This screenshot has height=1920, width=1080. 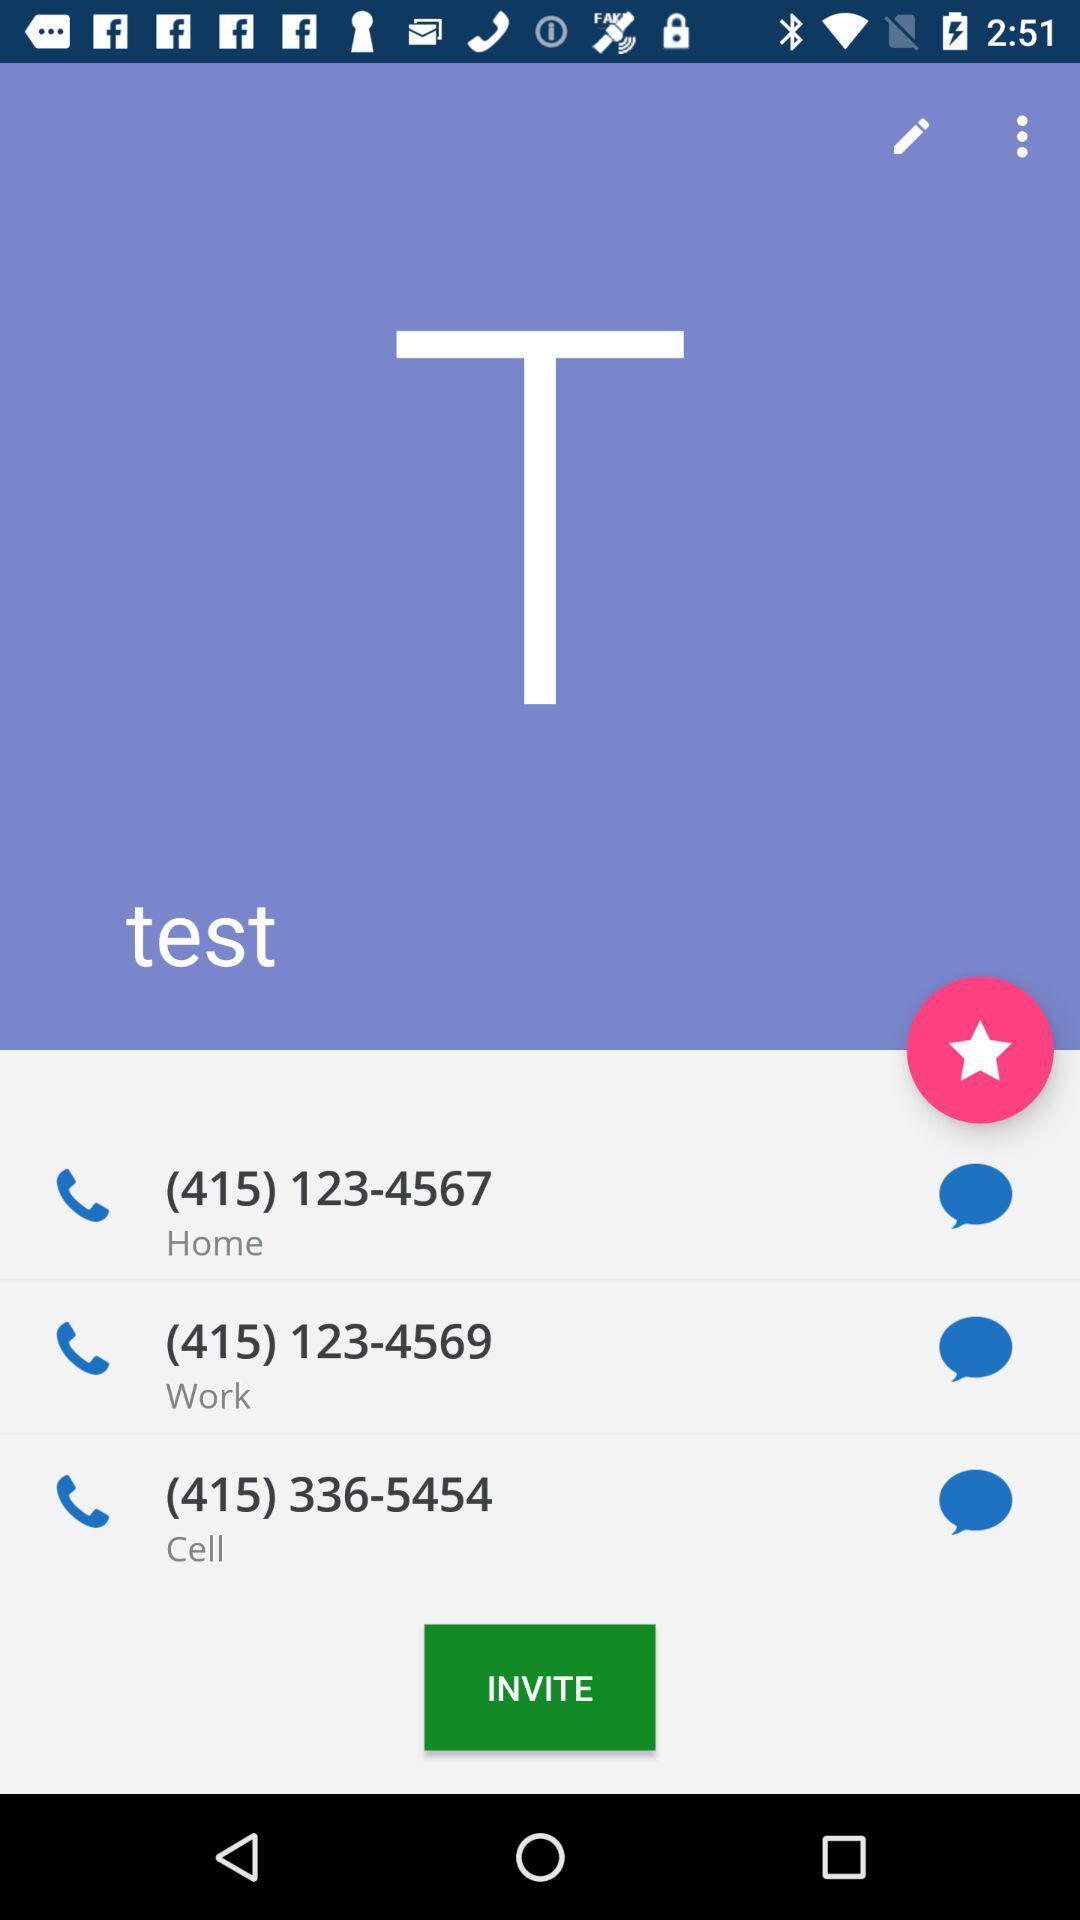 What do you see at coordinates (974, 1349) in the screenshot?
I see `send message to 415-123-4569` at bounding box center [974, 1349].